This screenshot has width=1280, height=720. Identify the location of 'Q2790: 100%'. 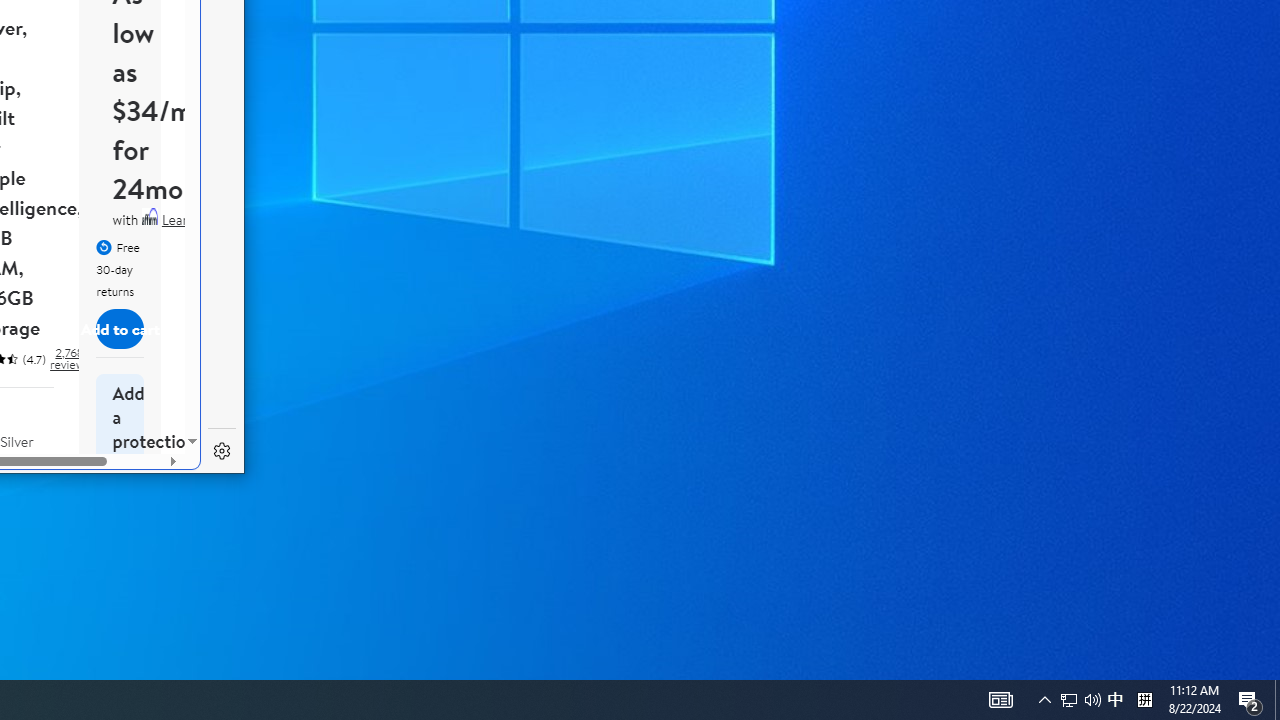
(1114, 698).